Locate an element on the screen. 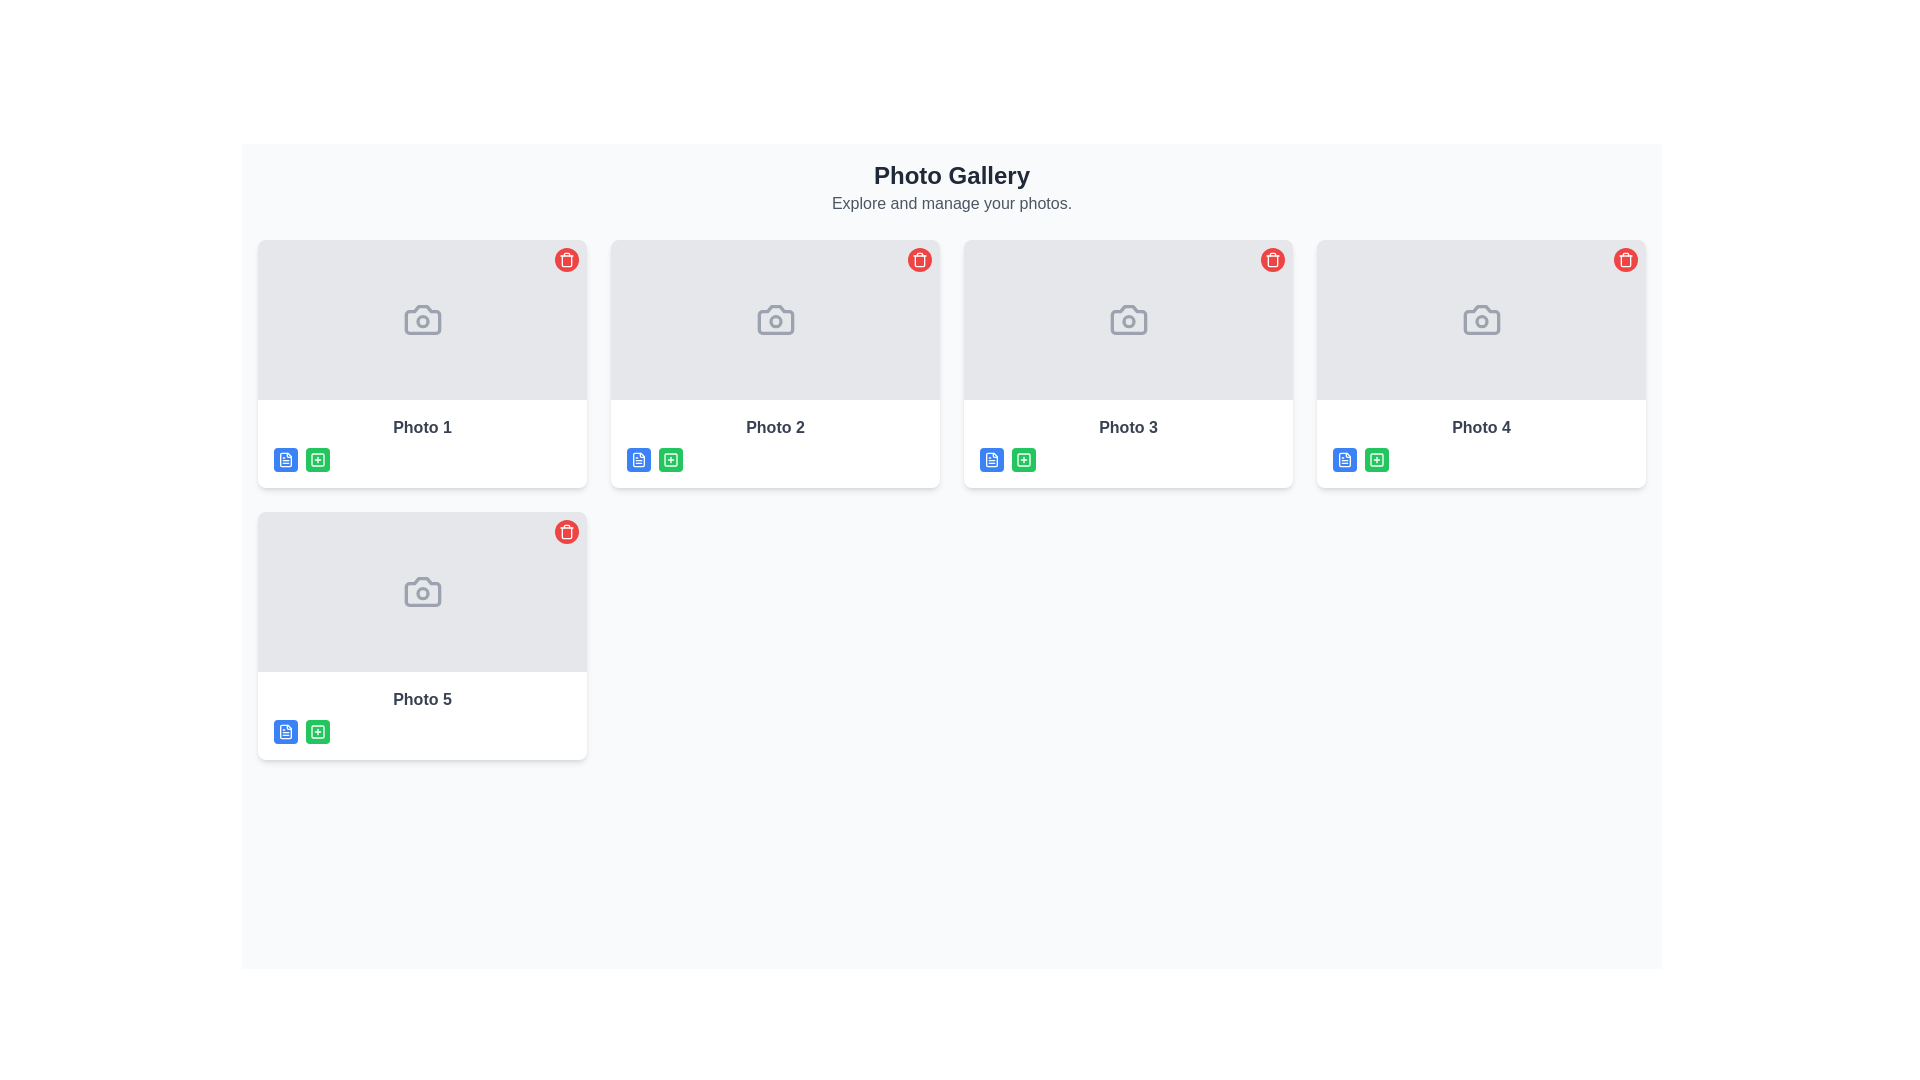 This screenshot has width=1920, height=1080. the small square icon button with a plus sign in its center, which has a green background and is positioned beneath the image thumbnail labeled 'Photo 2' is located at coordinates (671, 459).